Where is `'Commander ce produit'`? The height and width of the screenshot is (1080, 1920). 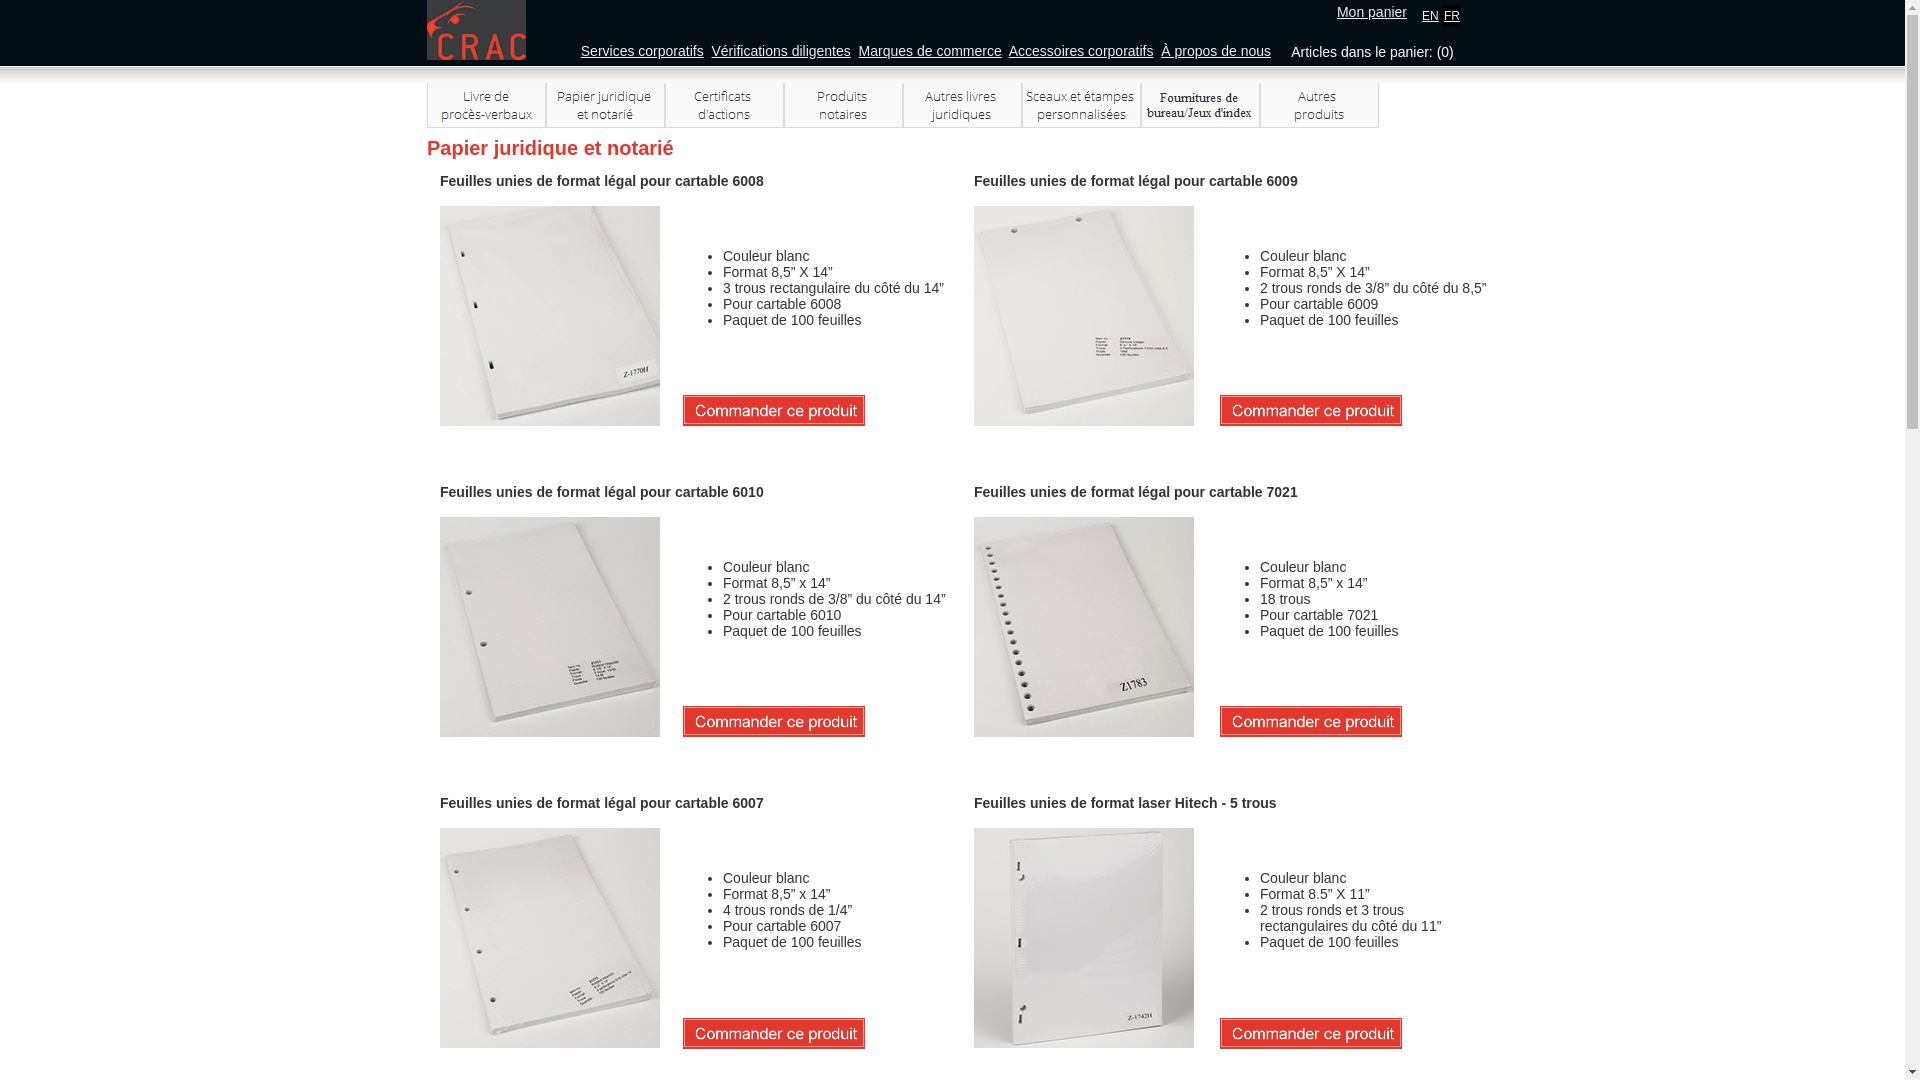 'Commander ce produit' is located at coordinates (1310, 409).